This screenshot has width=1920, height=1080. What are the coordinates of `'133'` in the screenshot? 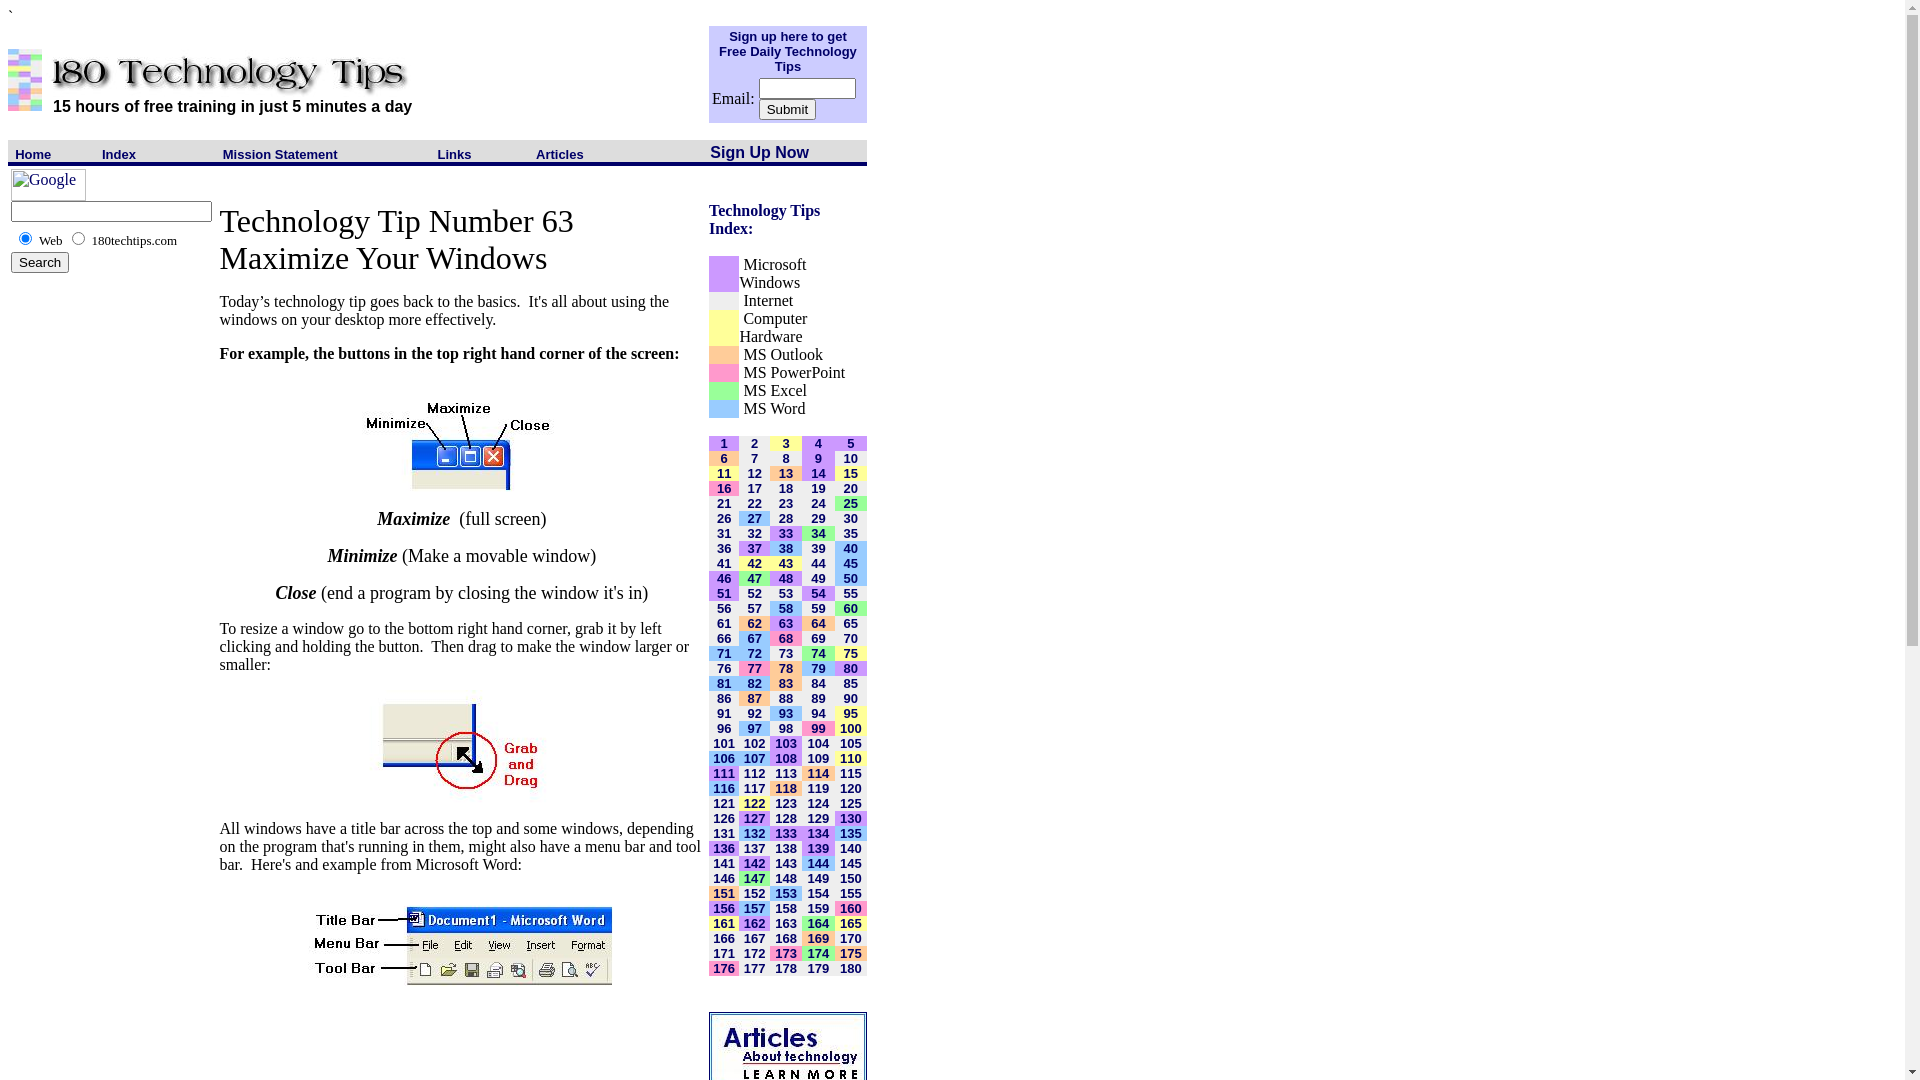 It's located at (785, 832).